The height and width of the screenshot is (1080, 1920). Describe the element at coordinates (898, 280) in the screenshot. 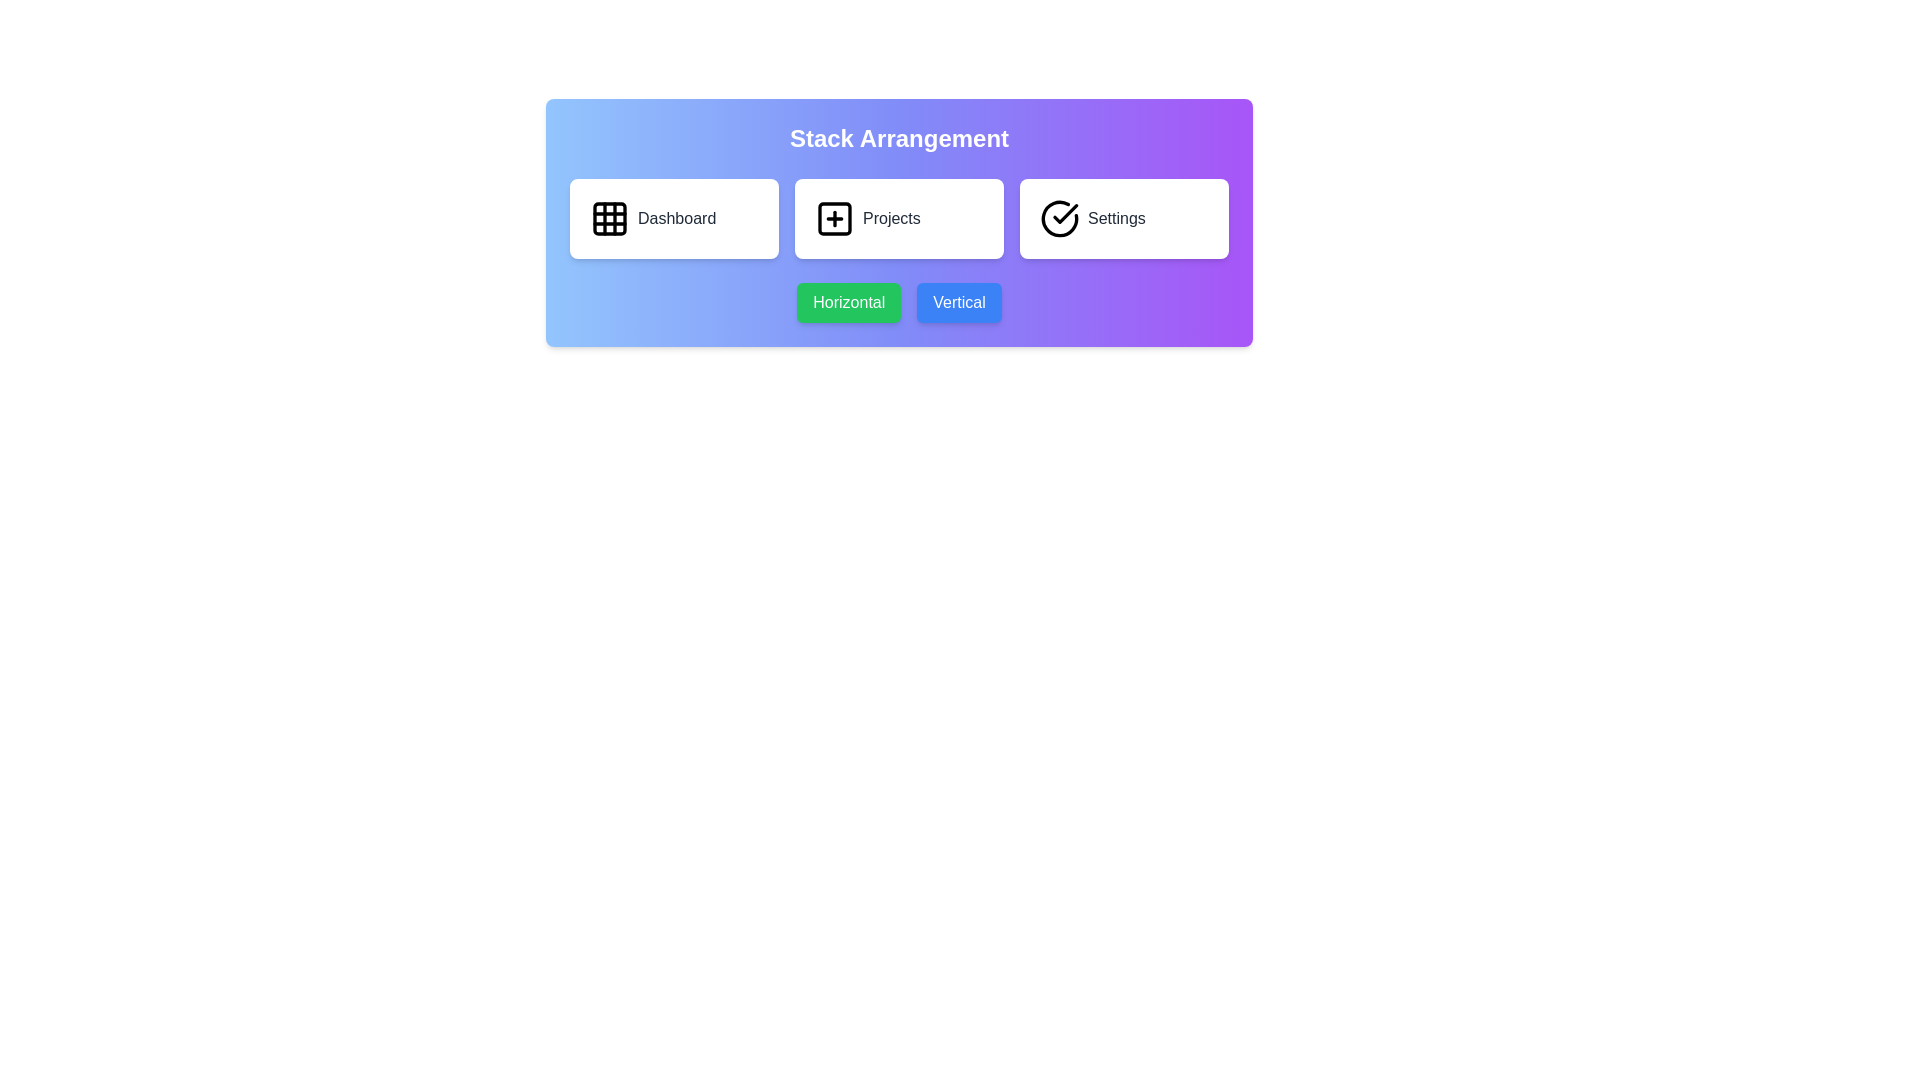

I see `the 'Horizontal' button with a green background and white text to observe the hover effect` at that location.